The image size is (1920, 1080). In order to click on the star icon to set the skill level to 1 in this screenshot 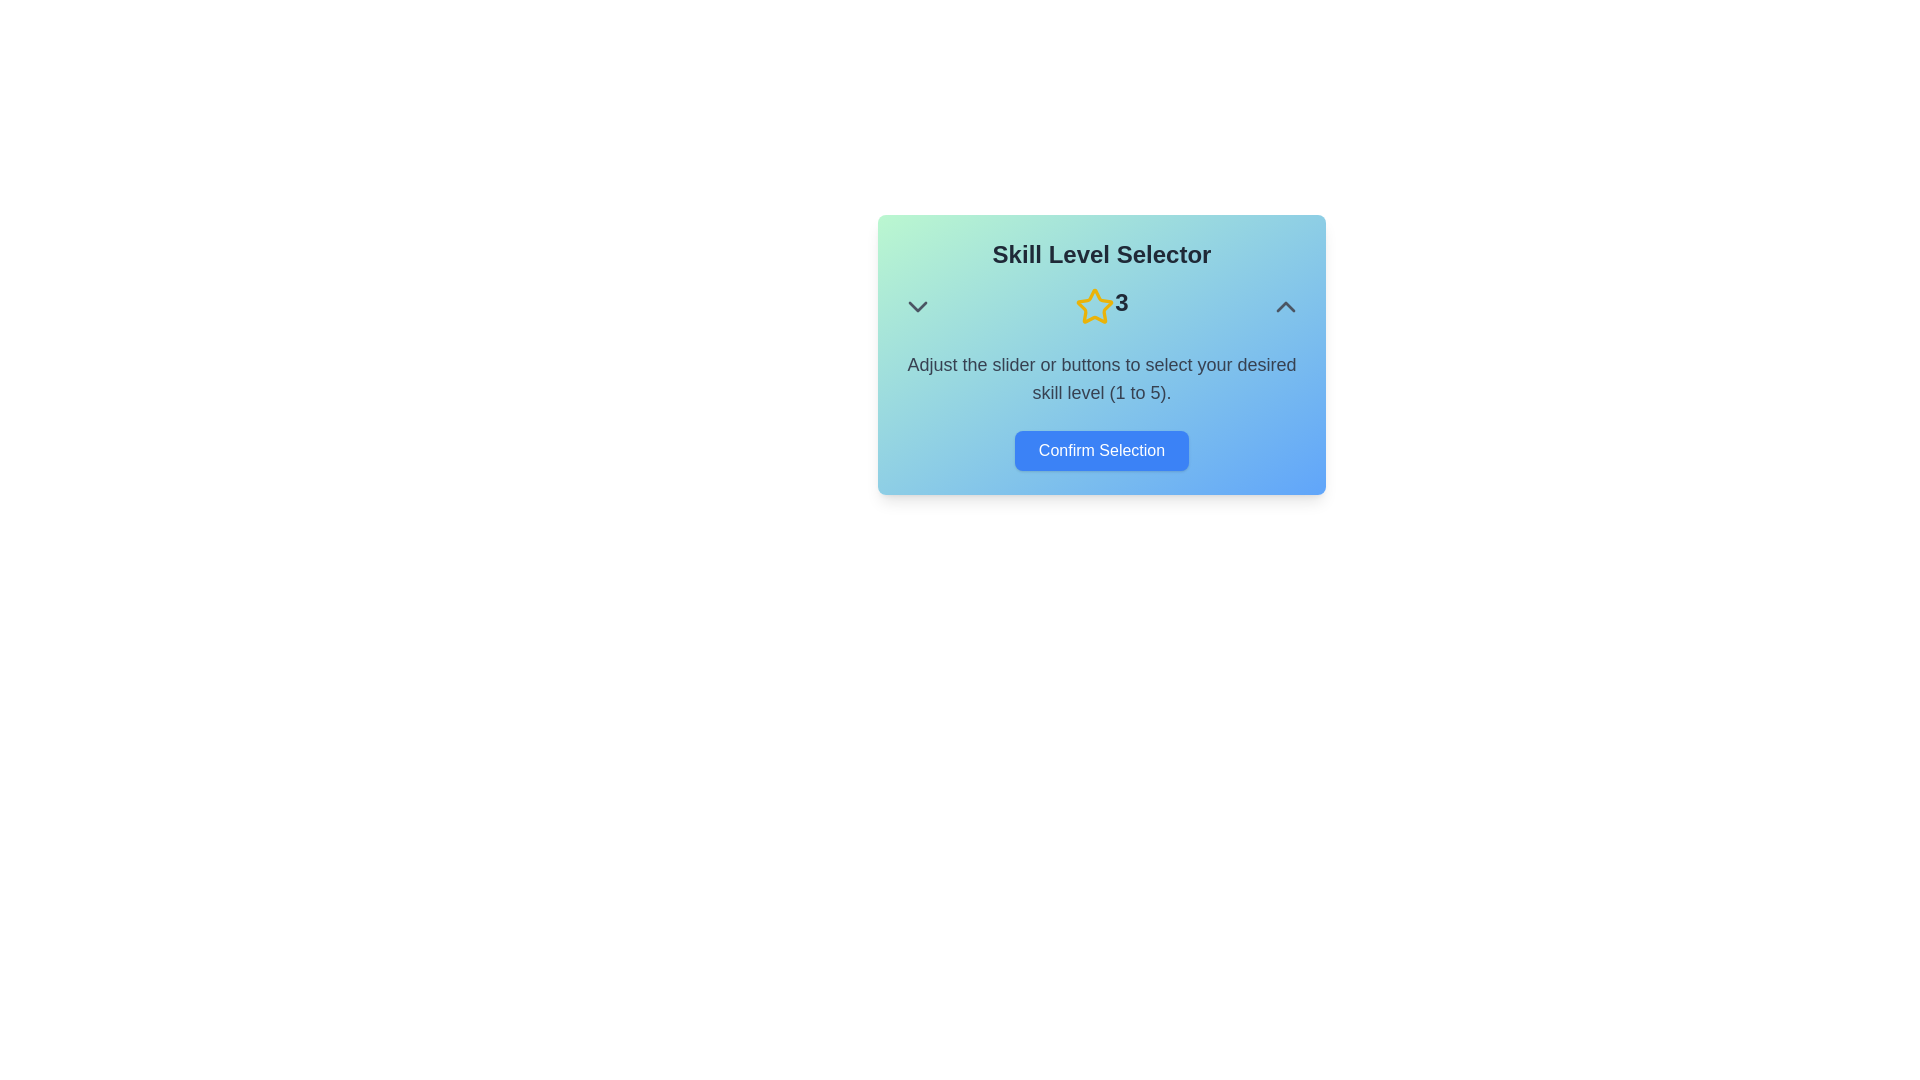, I will do `click(1049, 307)`.